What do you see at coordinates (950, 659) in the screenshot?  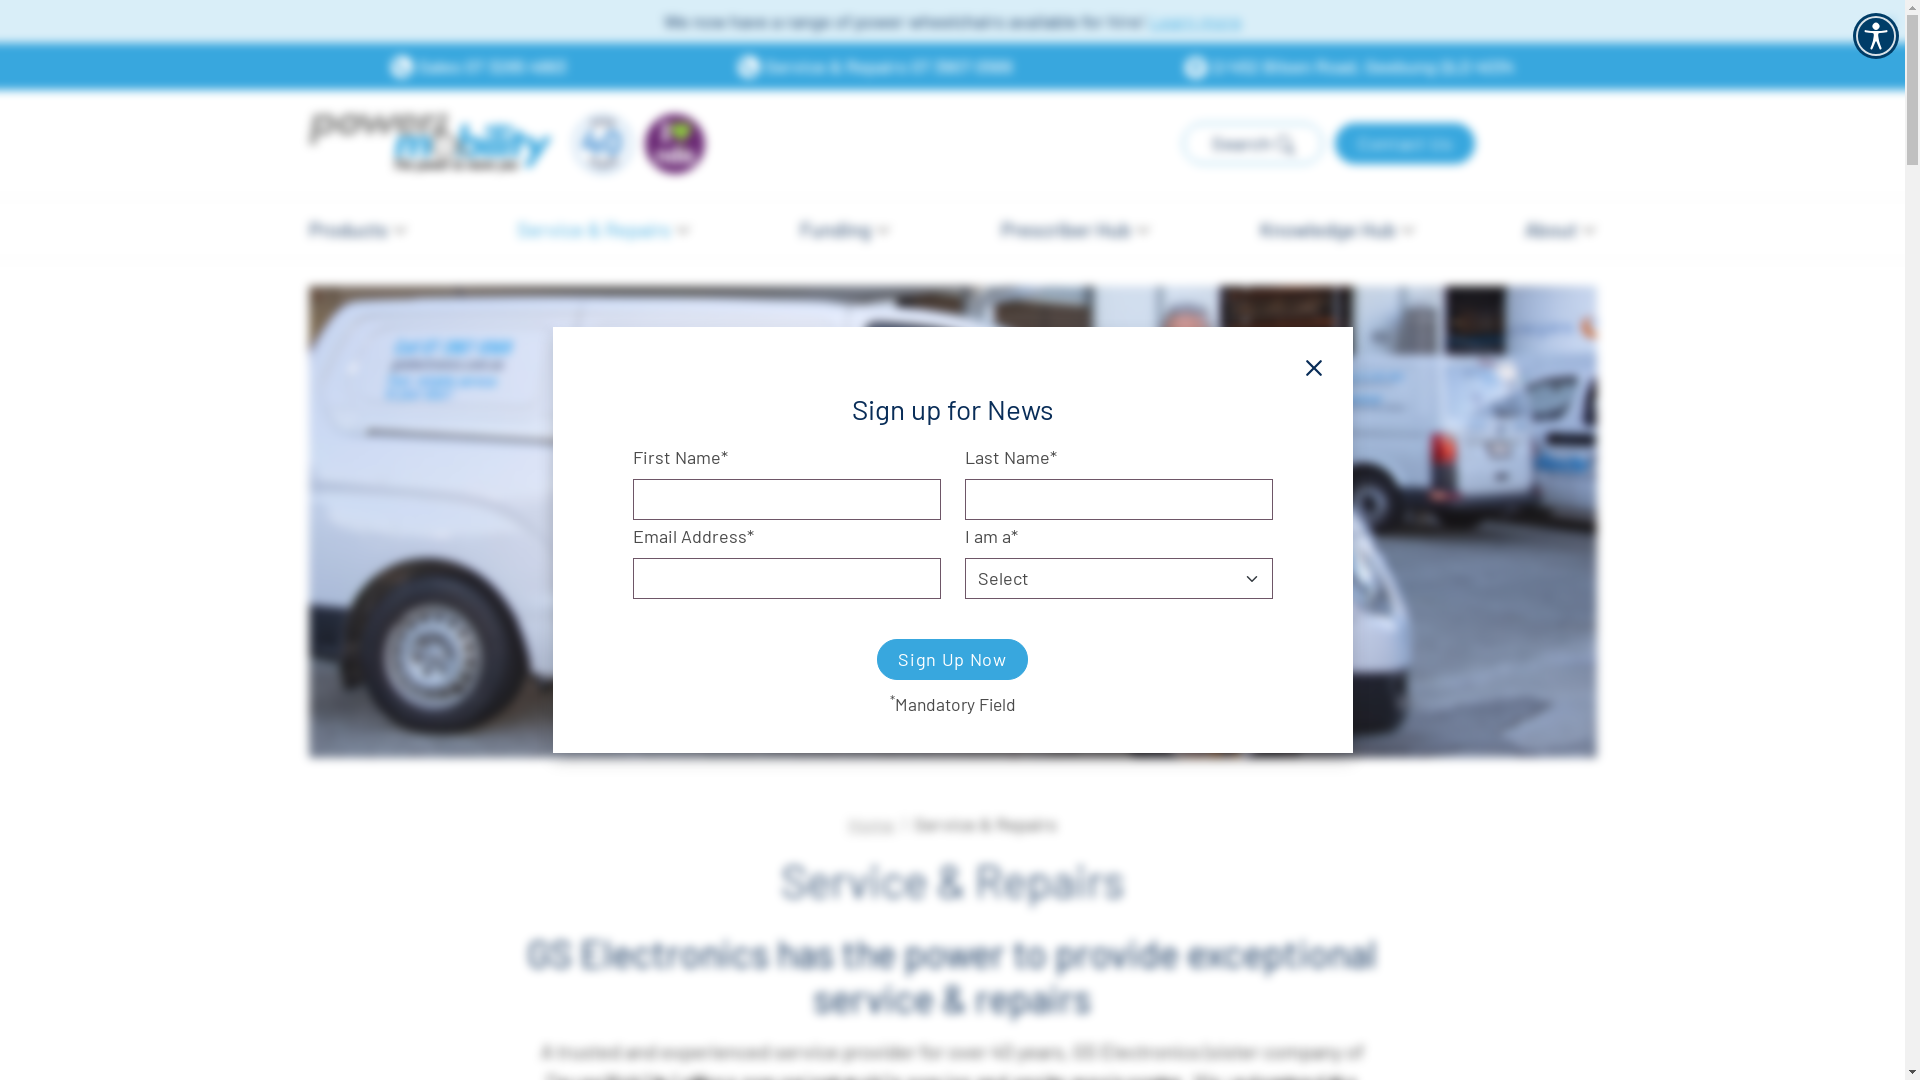 I see `'Sign Up Now'` at bounding box center [950, 659].